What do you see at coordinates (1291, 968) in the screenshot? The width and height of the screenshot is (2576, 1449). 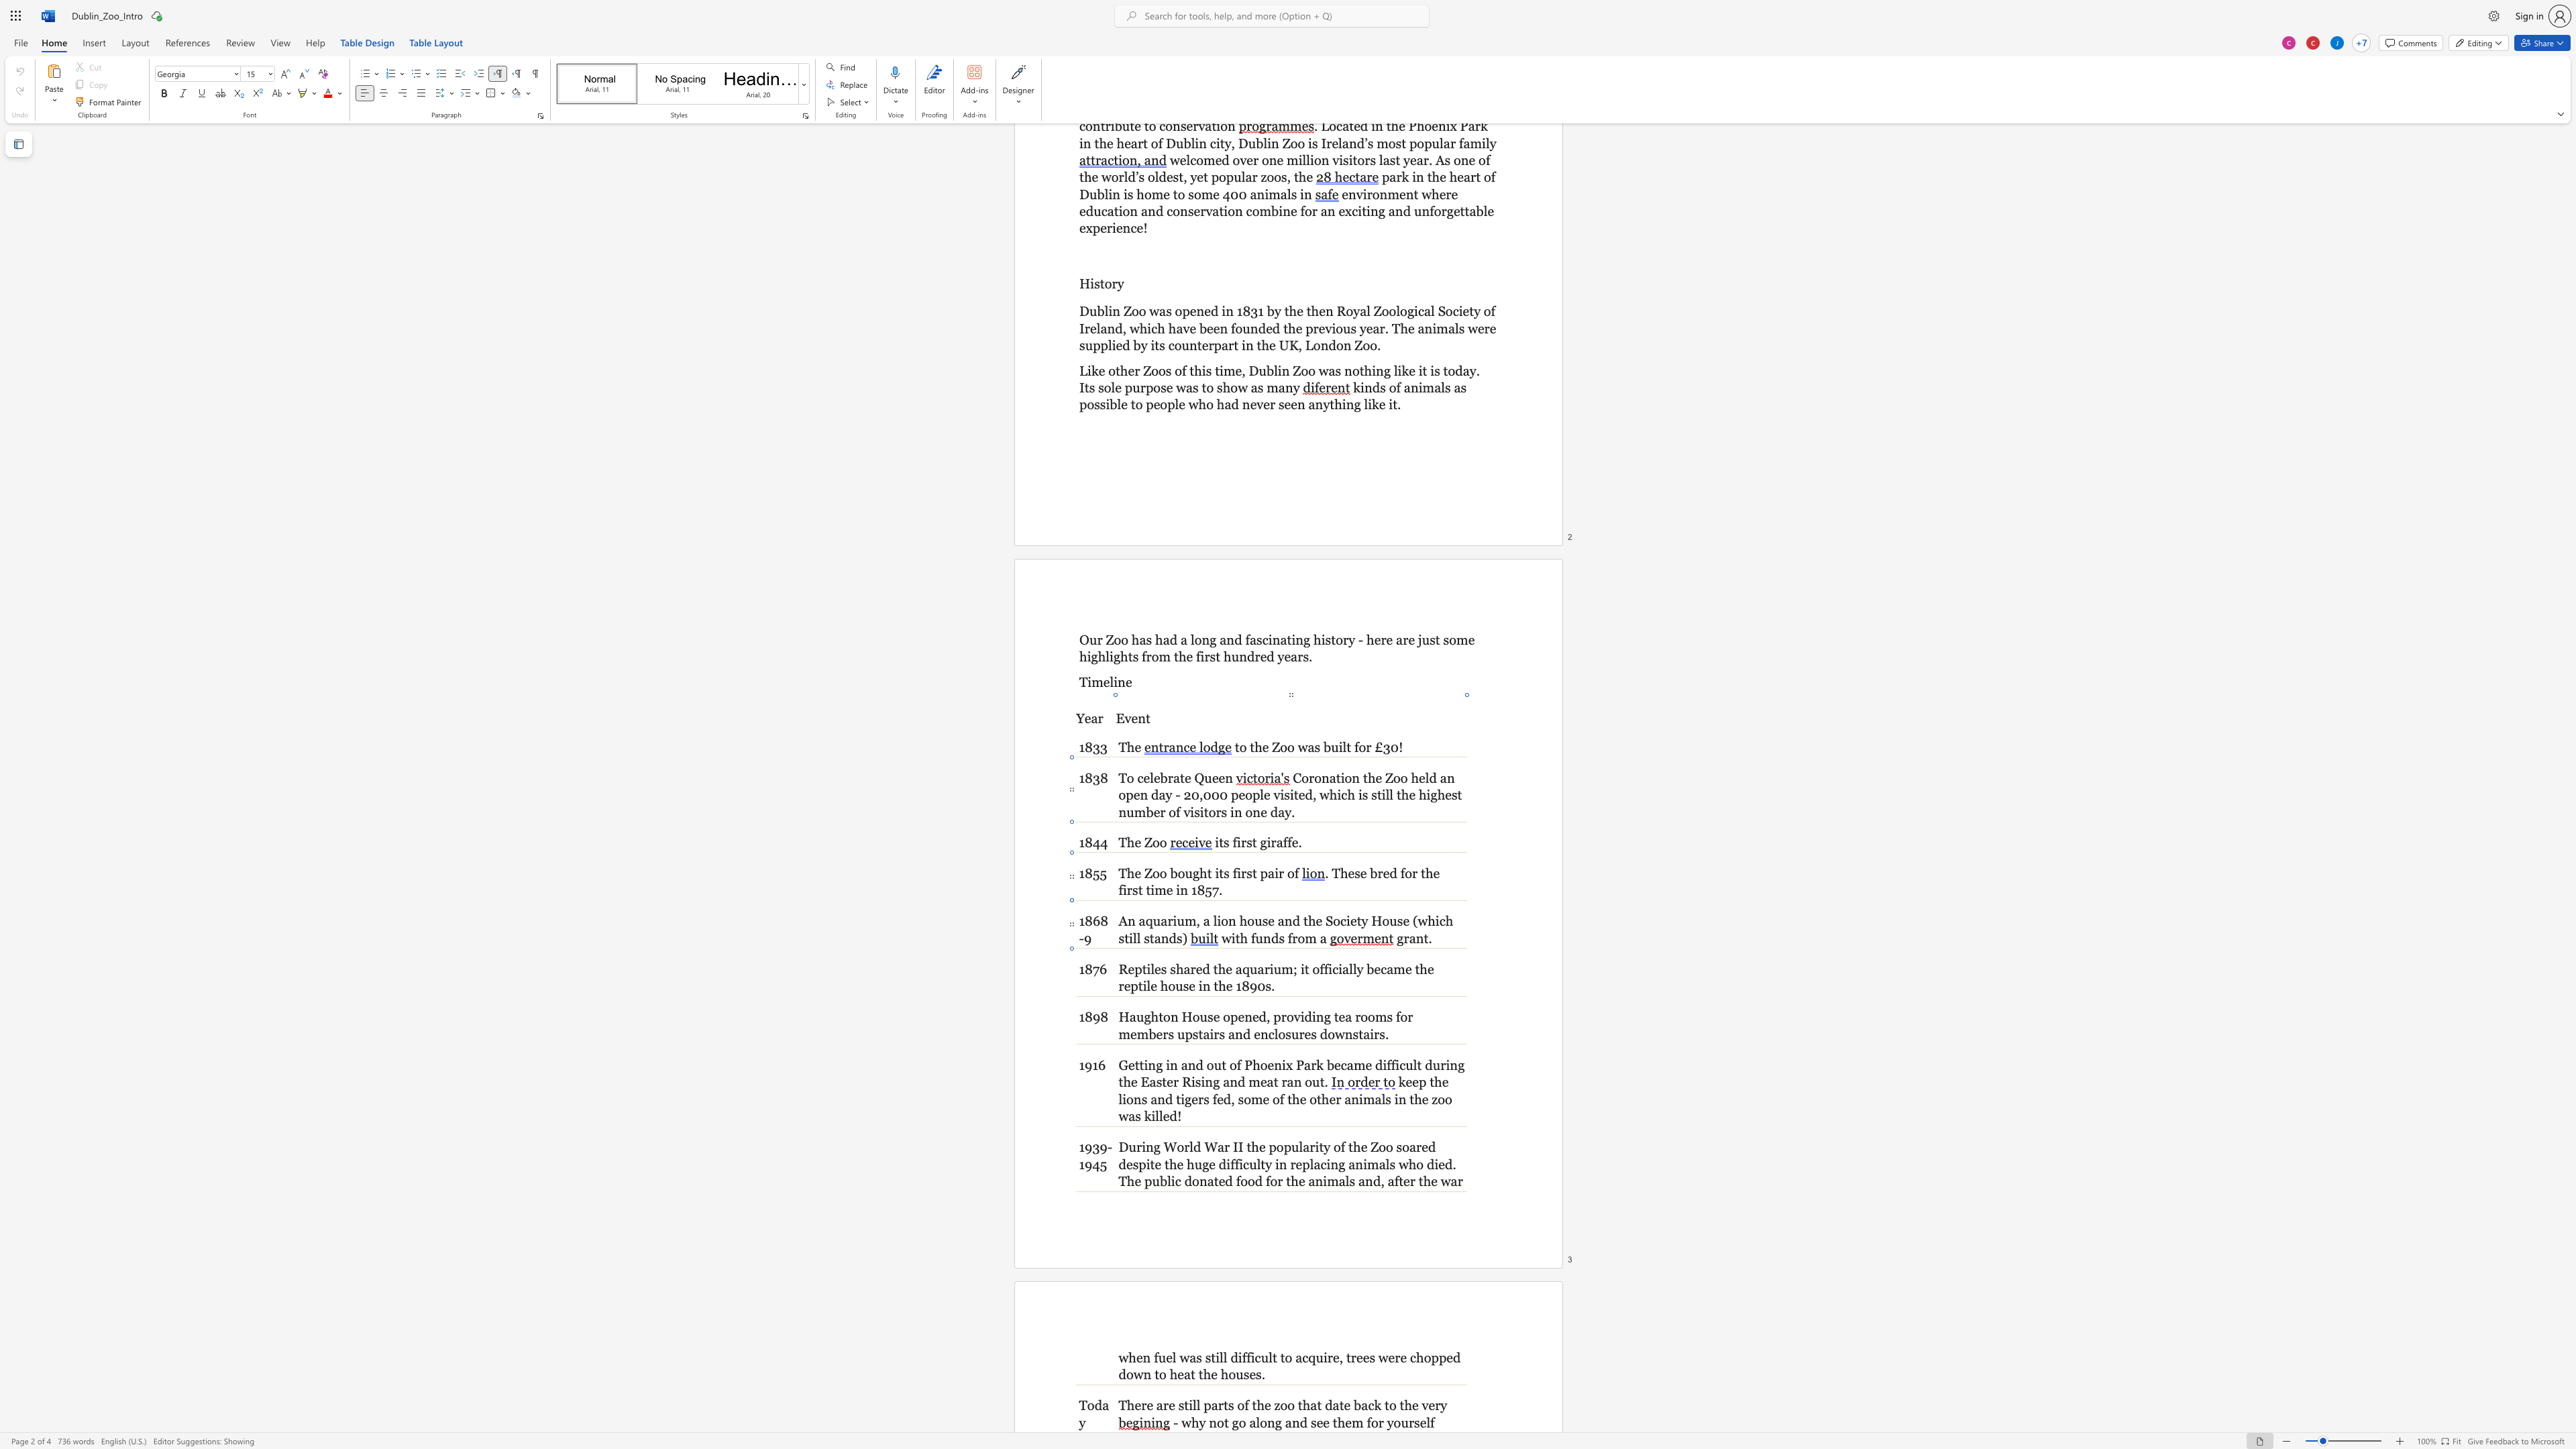 I see `the space between the continuous character "m" and ";" in the text` at bounding box center [1291, 968].